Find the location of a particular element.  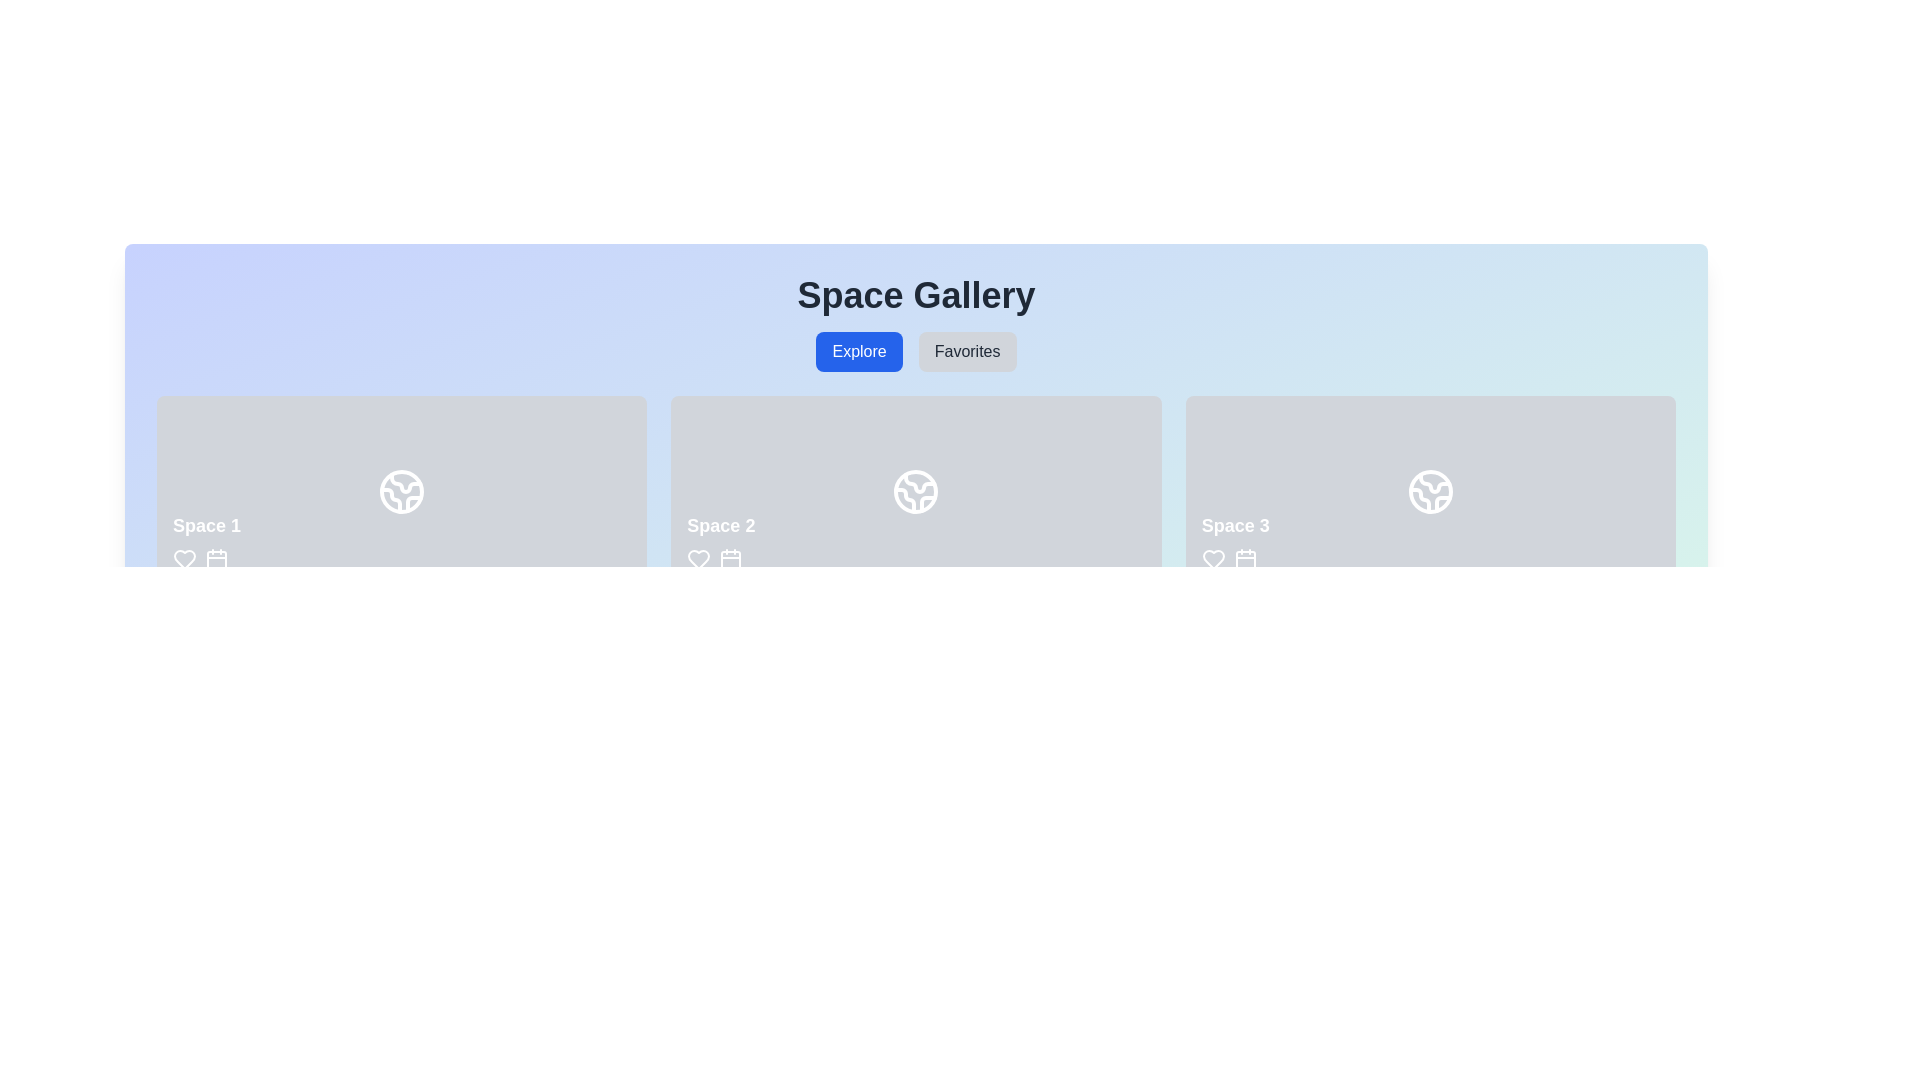

the favorites button located to the right of the 'Explore' button is located at coordinates (967, 350).